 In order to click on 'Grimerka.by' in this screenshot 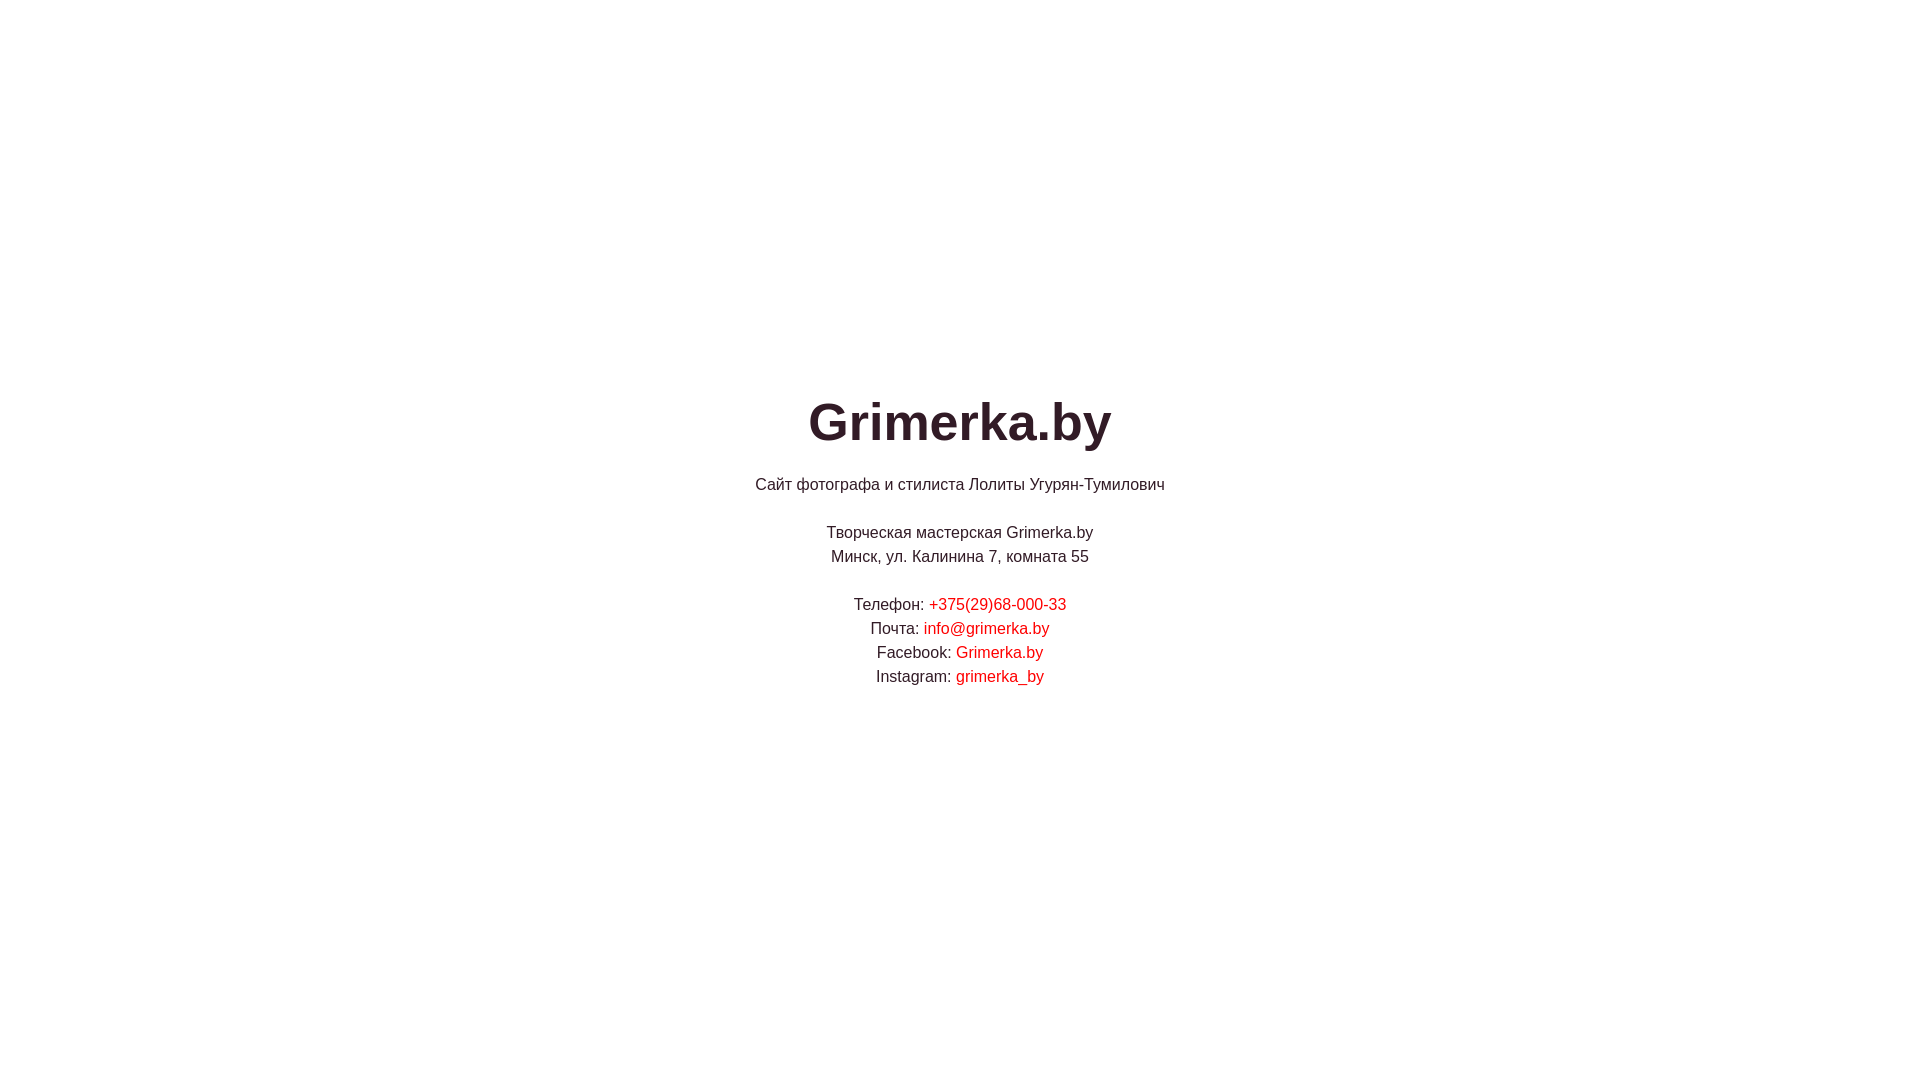, I will do `click(999, 652)`.